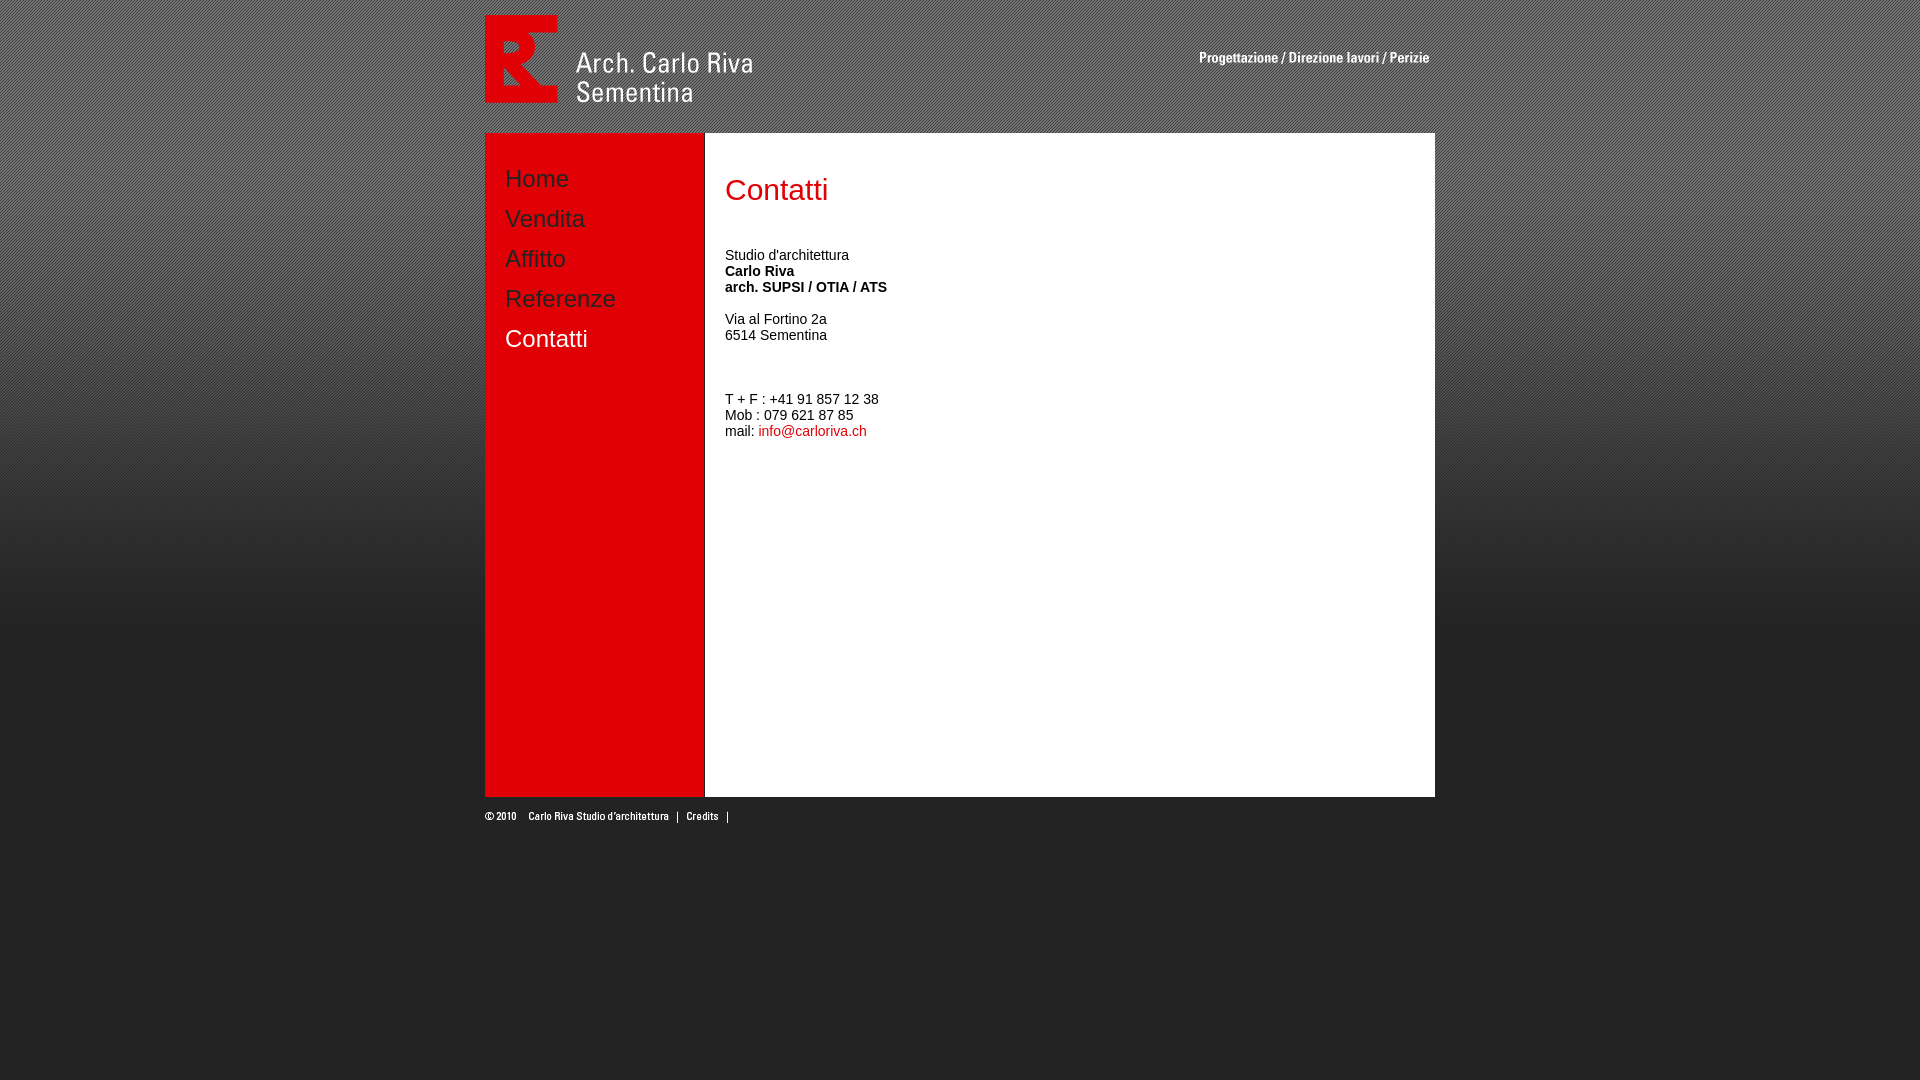  Describe the element at coordinates (504, 177) in the screenshot. I see `'Home'` at that location.